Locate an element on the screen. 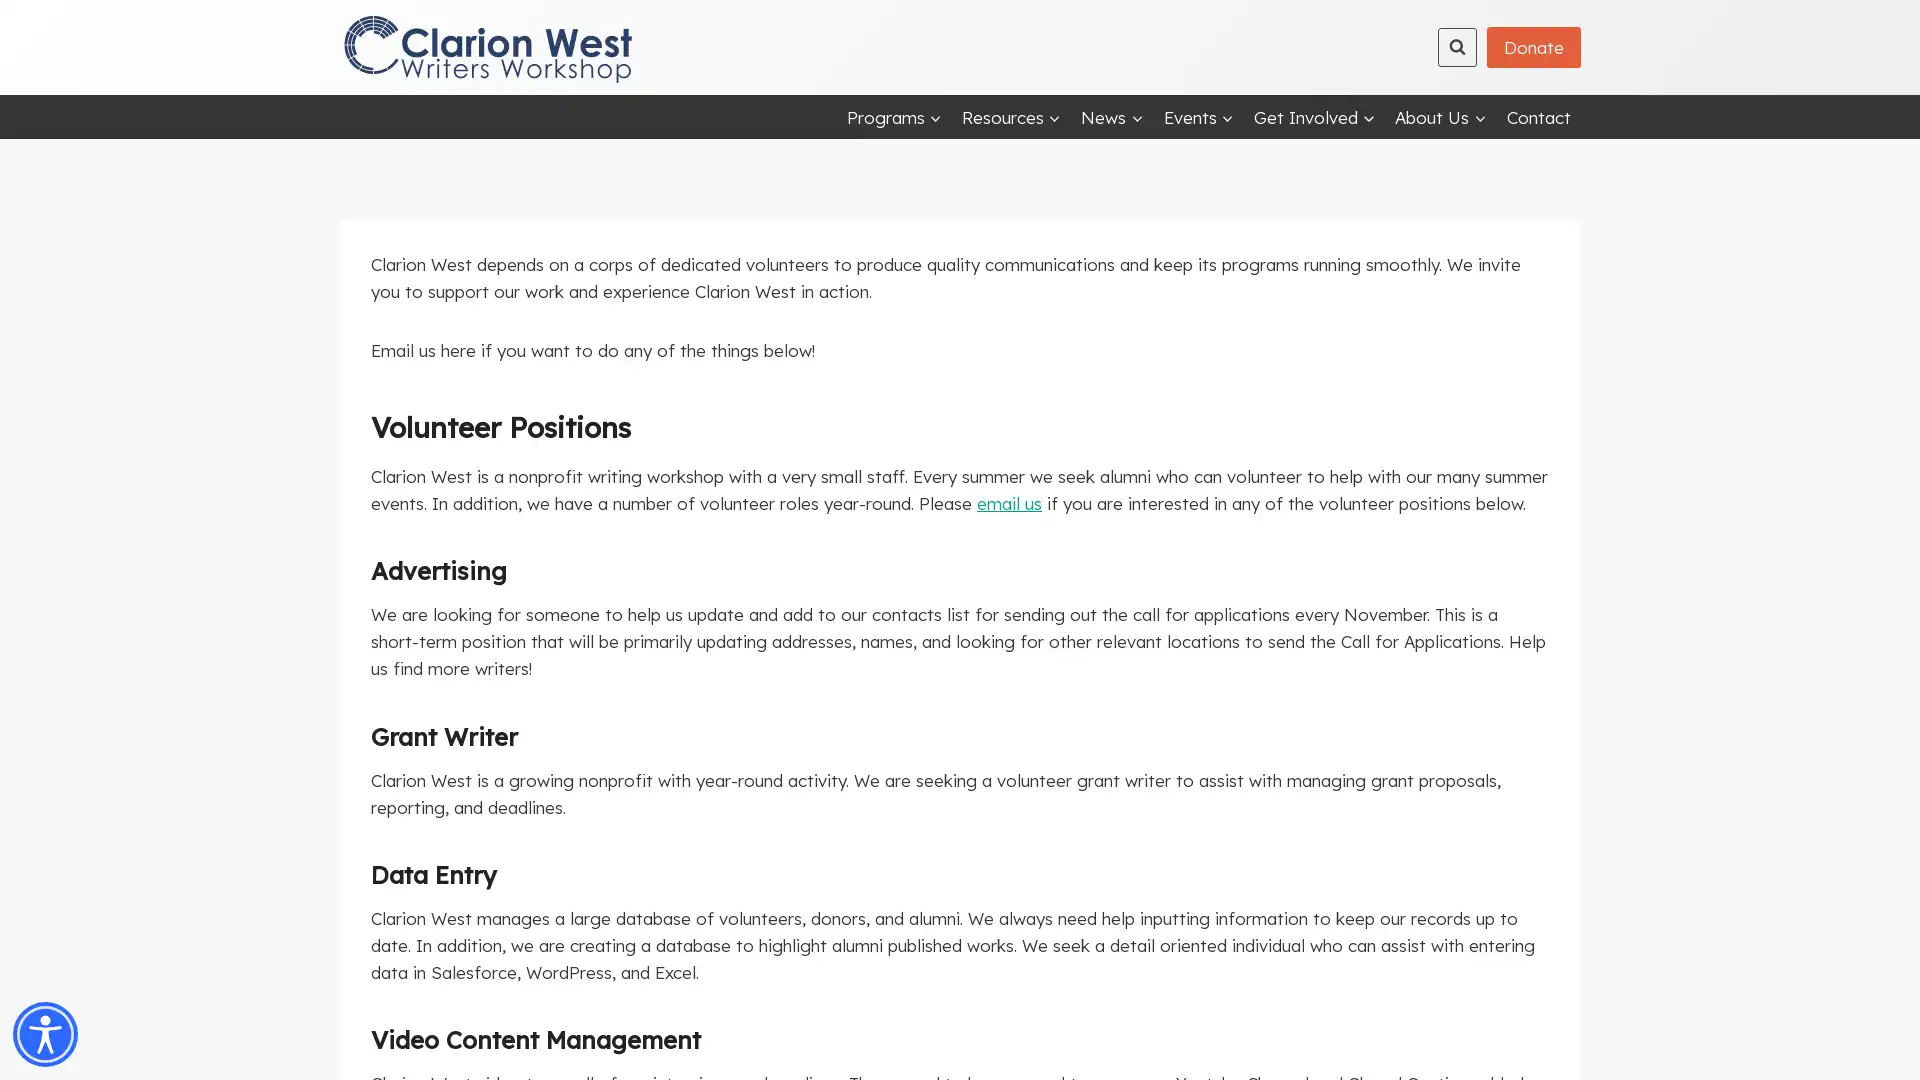  Expand child menu is located at coordinates (892, 116).